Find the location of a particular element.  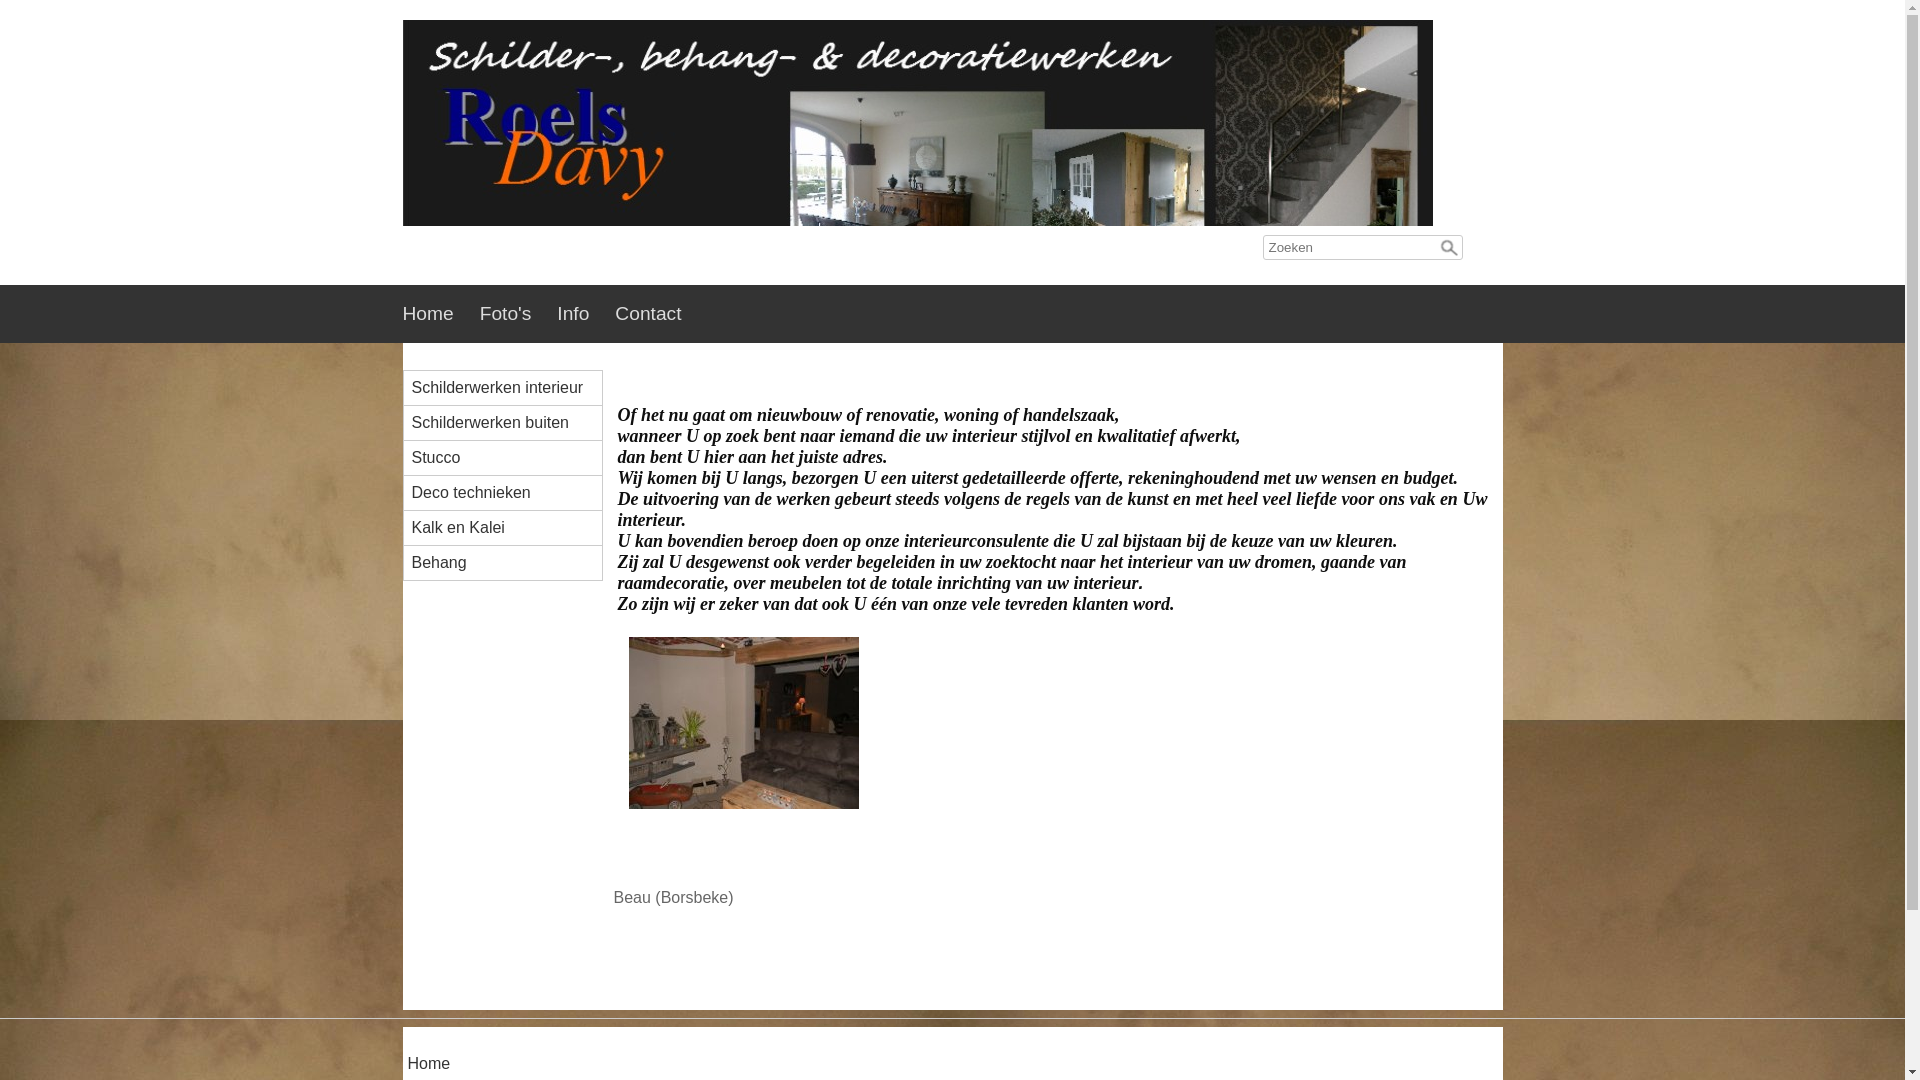

'Home' is located at coordinates (439, 313).